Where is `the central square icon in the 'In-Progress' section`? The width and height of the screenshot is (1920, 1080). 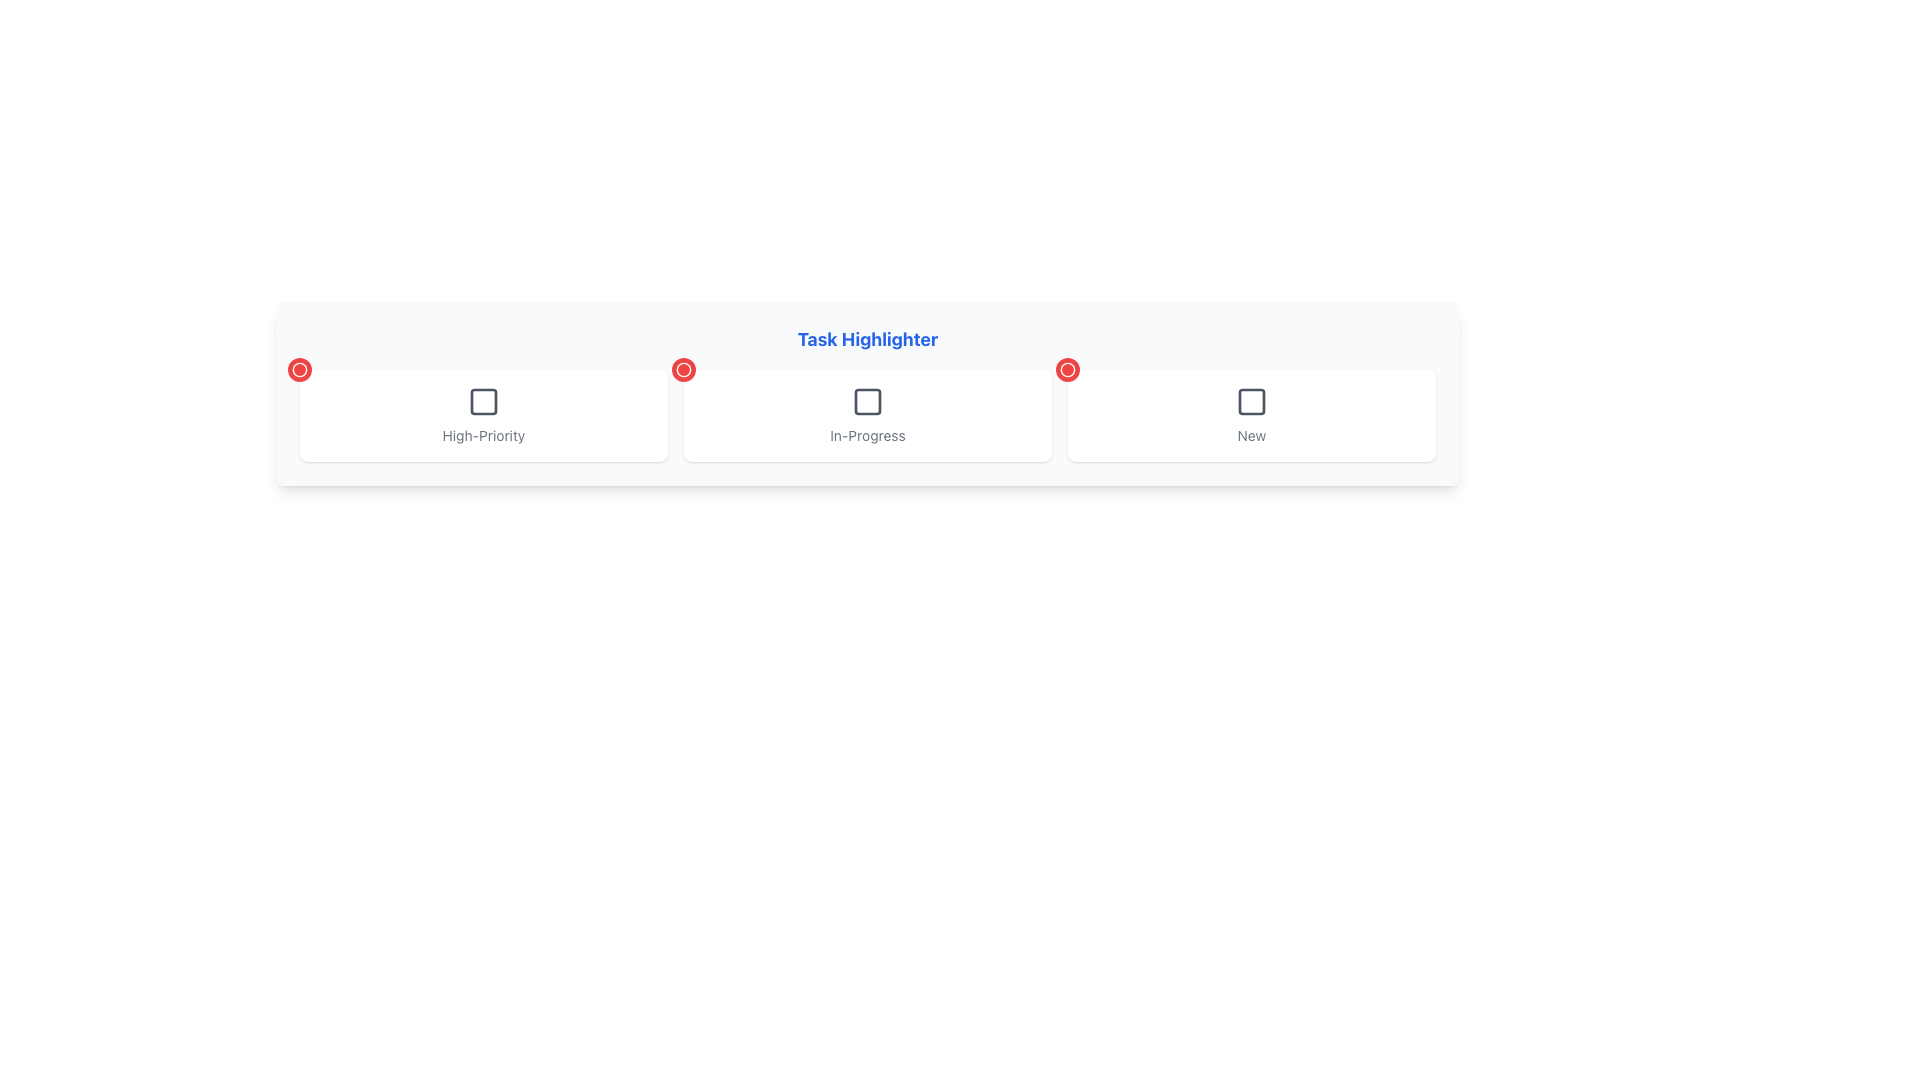 the central square icon in the 'In-Progress' section is located at coordinates (868, 401).